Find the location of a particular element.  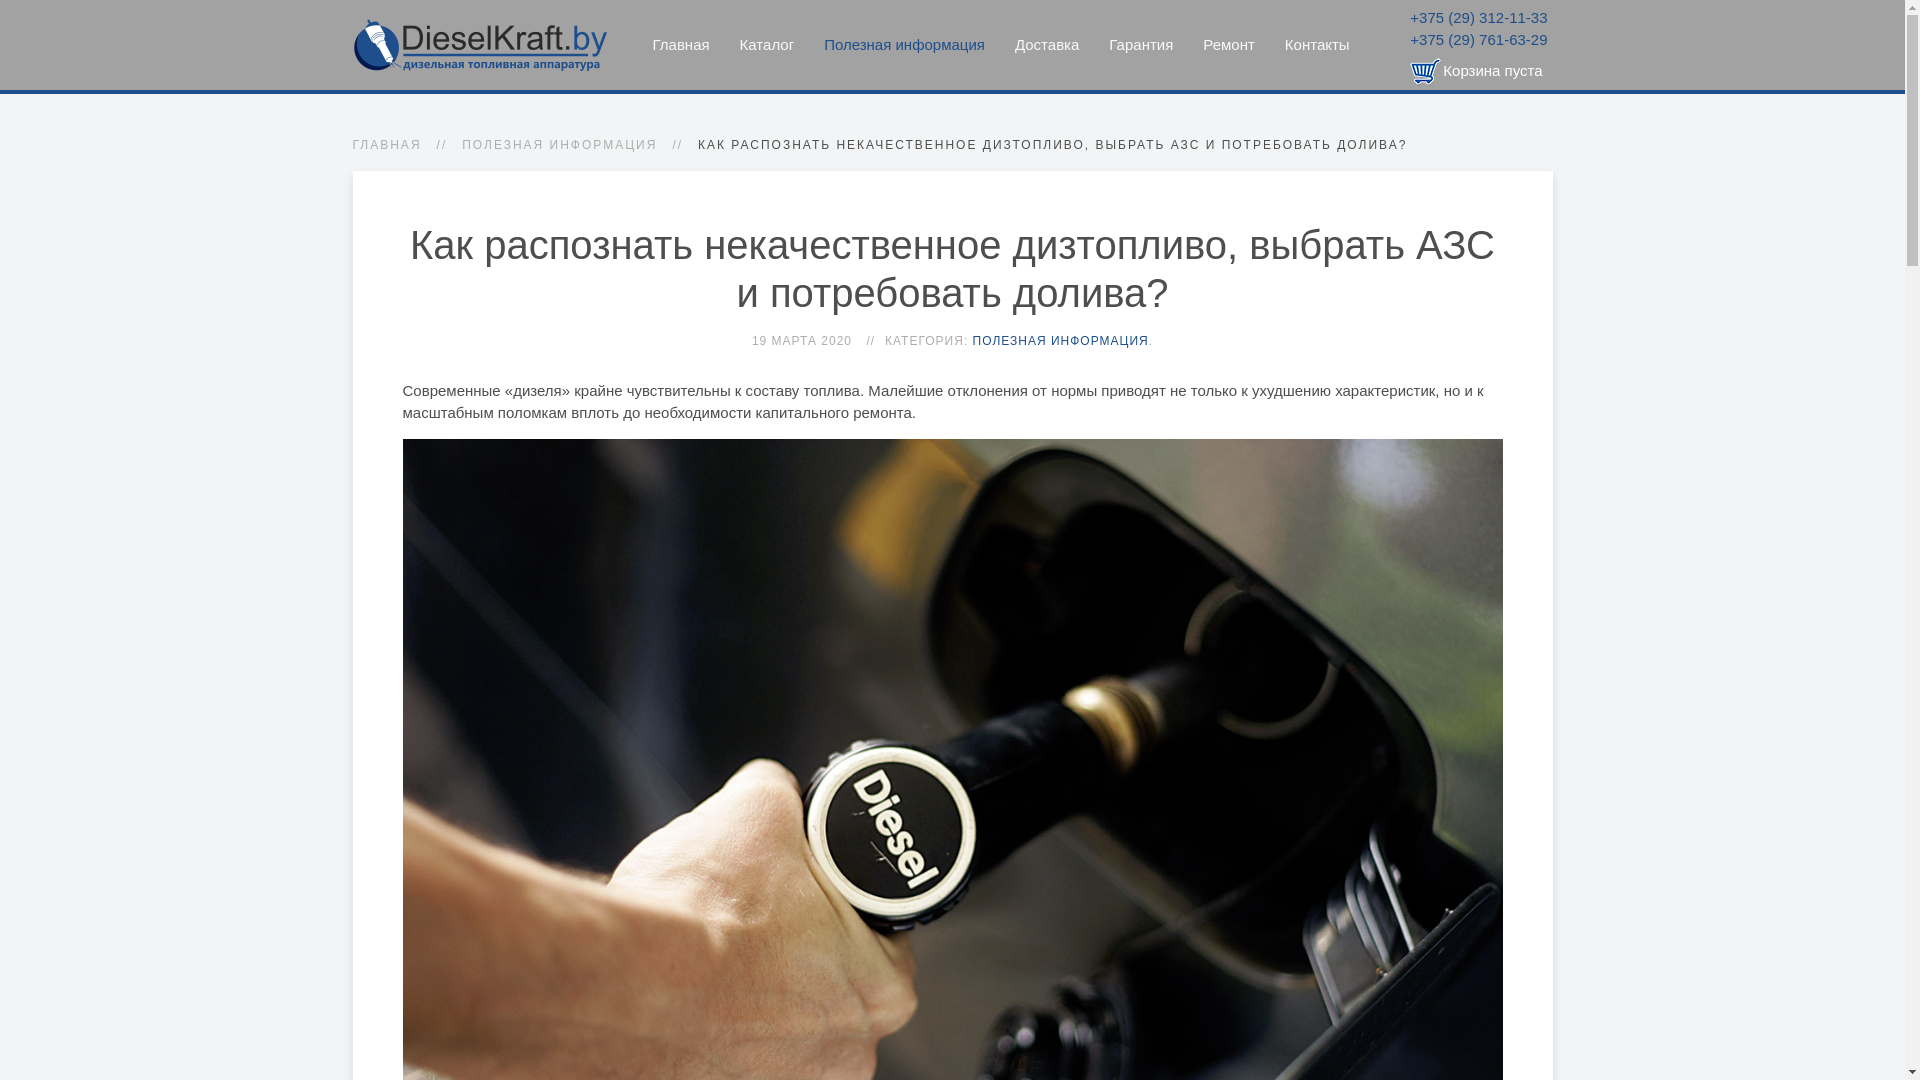

'+375 (29) 312-11-33' is located at coordinates (1409, 17).